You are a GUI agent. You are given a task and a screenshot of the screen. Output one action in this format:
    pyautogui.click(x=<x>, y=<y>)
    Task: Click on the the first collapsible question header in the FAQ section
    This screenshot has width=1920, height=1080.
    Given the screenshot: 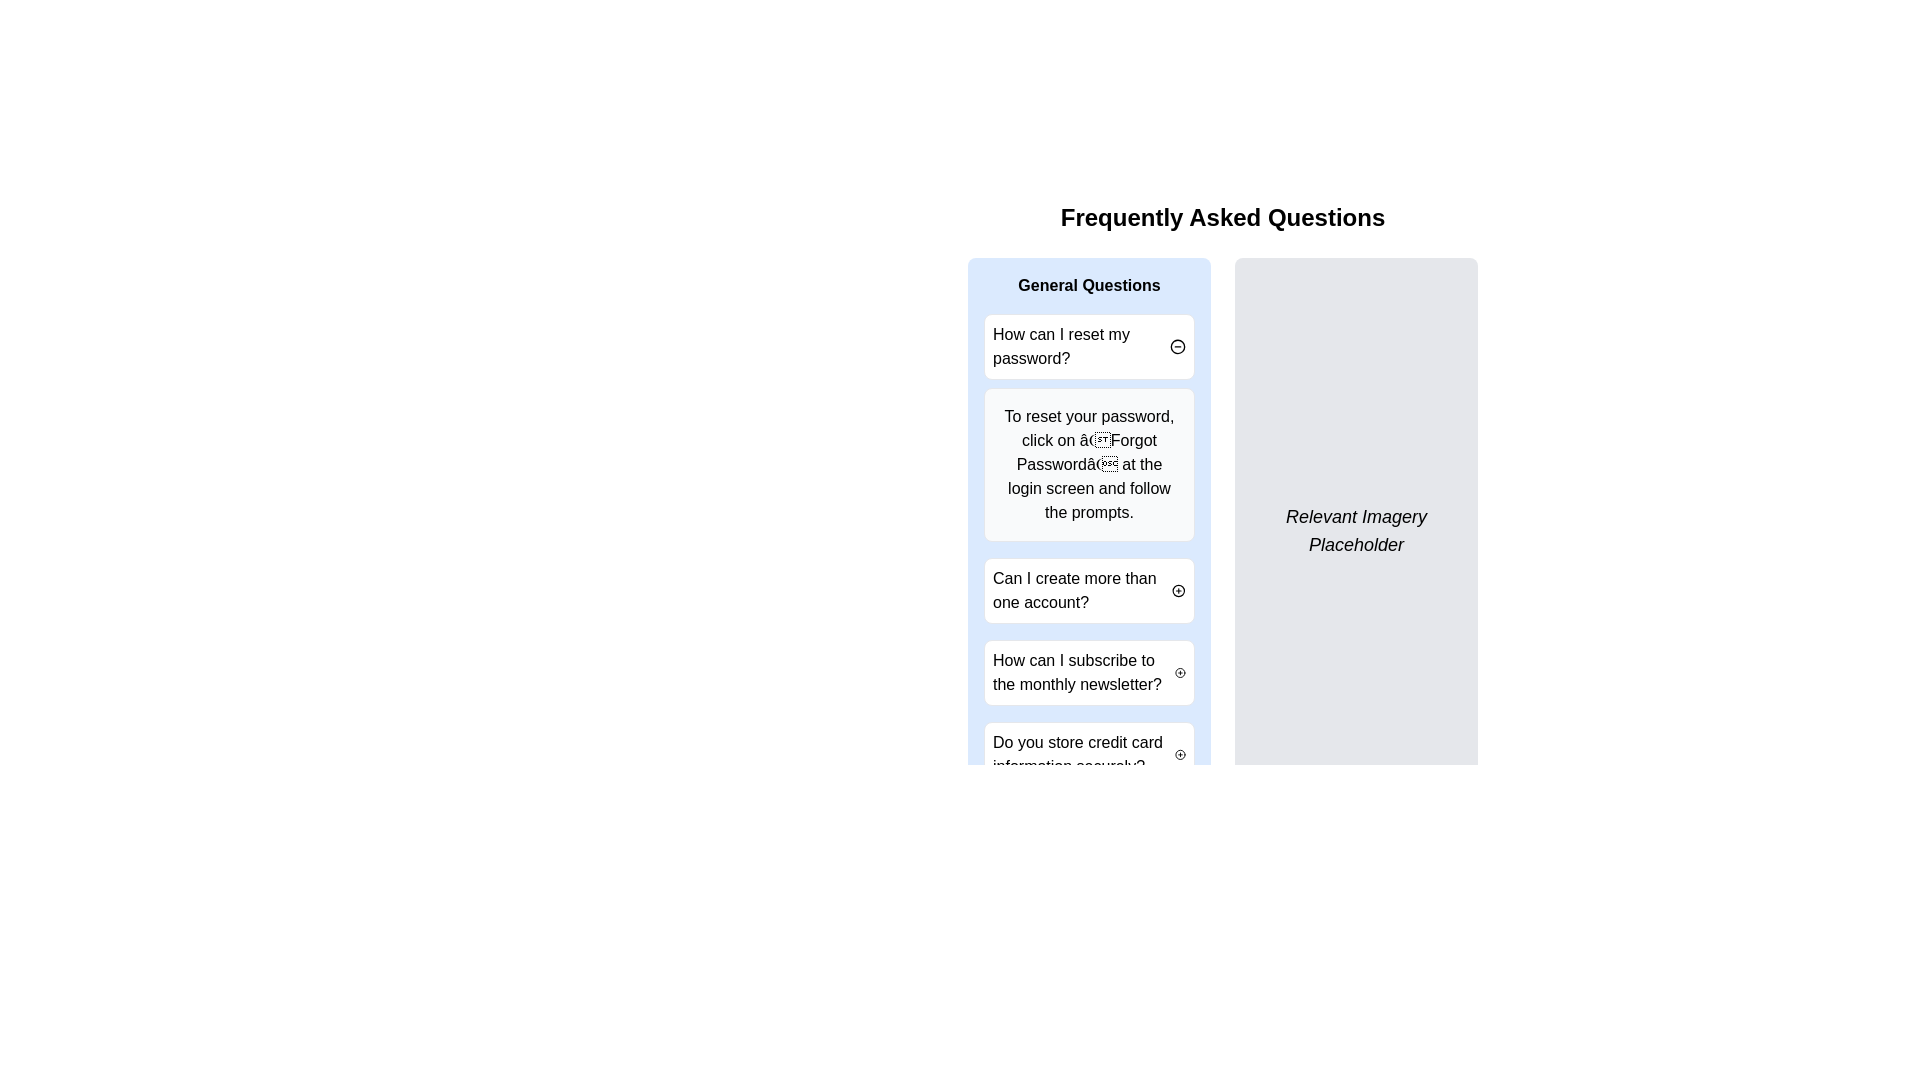 What is the action you would take?
    pyautogui.click(x=1088, y=346)
    